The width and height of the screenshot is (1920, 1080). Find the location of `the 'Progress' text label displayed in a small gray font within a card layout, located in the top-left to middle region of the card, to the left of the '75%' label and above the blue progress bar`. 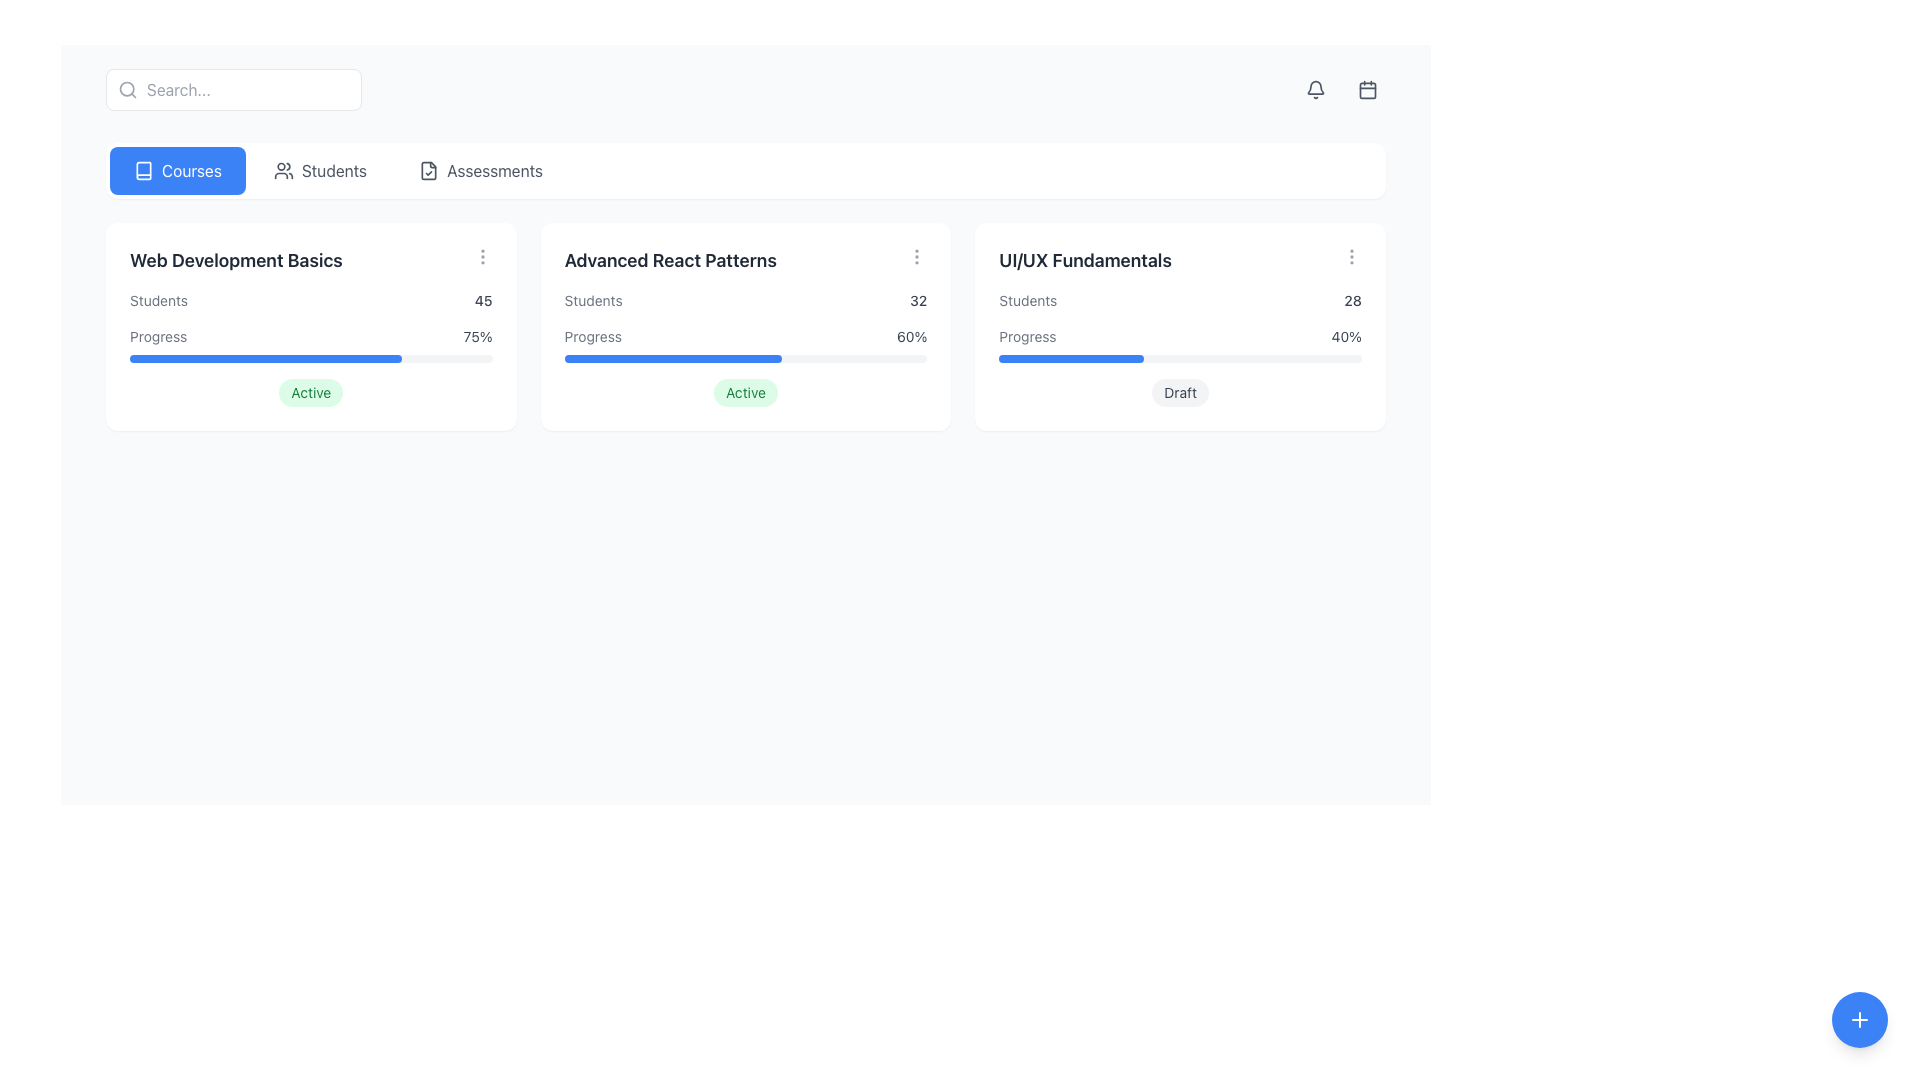

the 'Progress' text label displayed in a small gray font within a card layout, located in the top-left to middle region of the card, to the left of the '75%' label and above the blue progress bar is located at coordinates (157, 335).